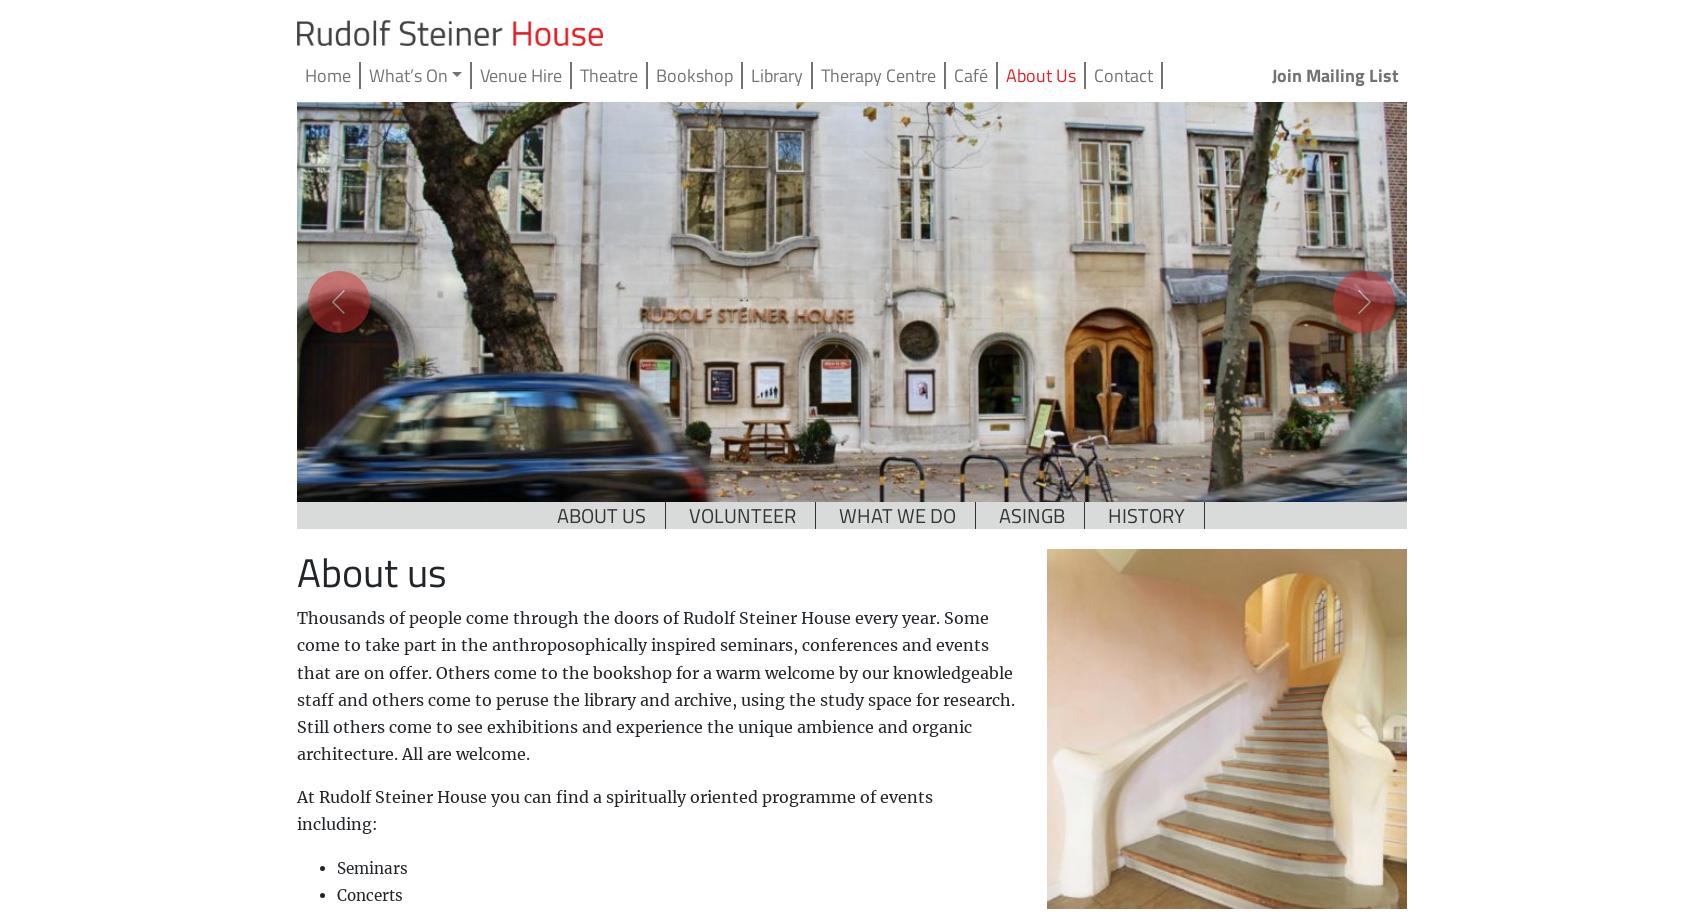 This screenshot has width=1703, height=912. I want to click on 'At Rudolf Steiner House you can find a spiritually oriented programme of events including:', so click(294, 809).